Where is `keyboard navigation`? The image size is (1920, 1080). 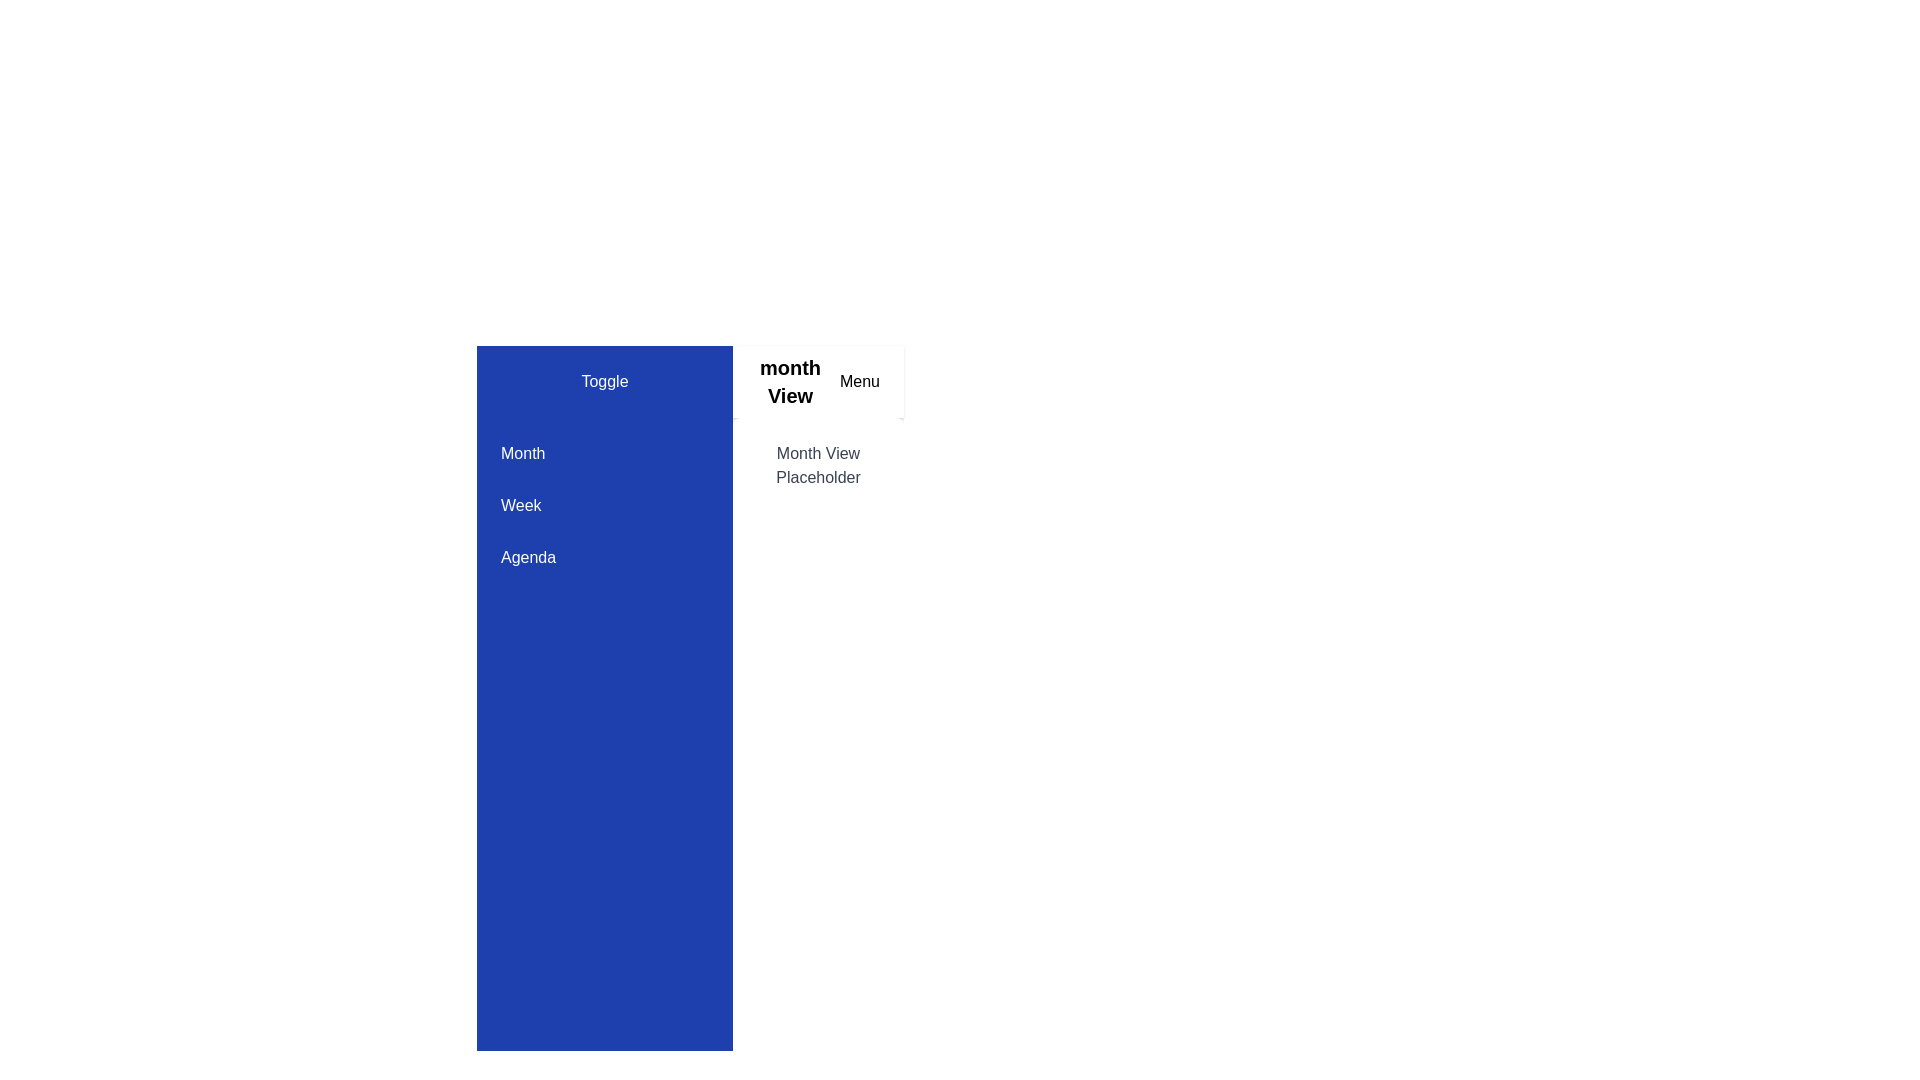
keyboard navigation is located at coordinates (603, 504).